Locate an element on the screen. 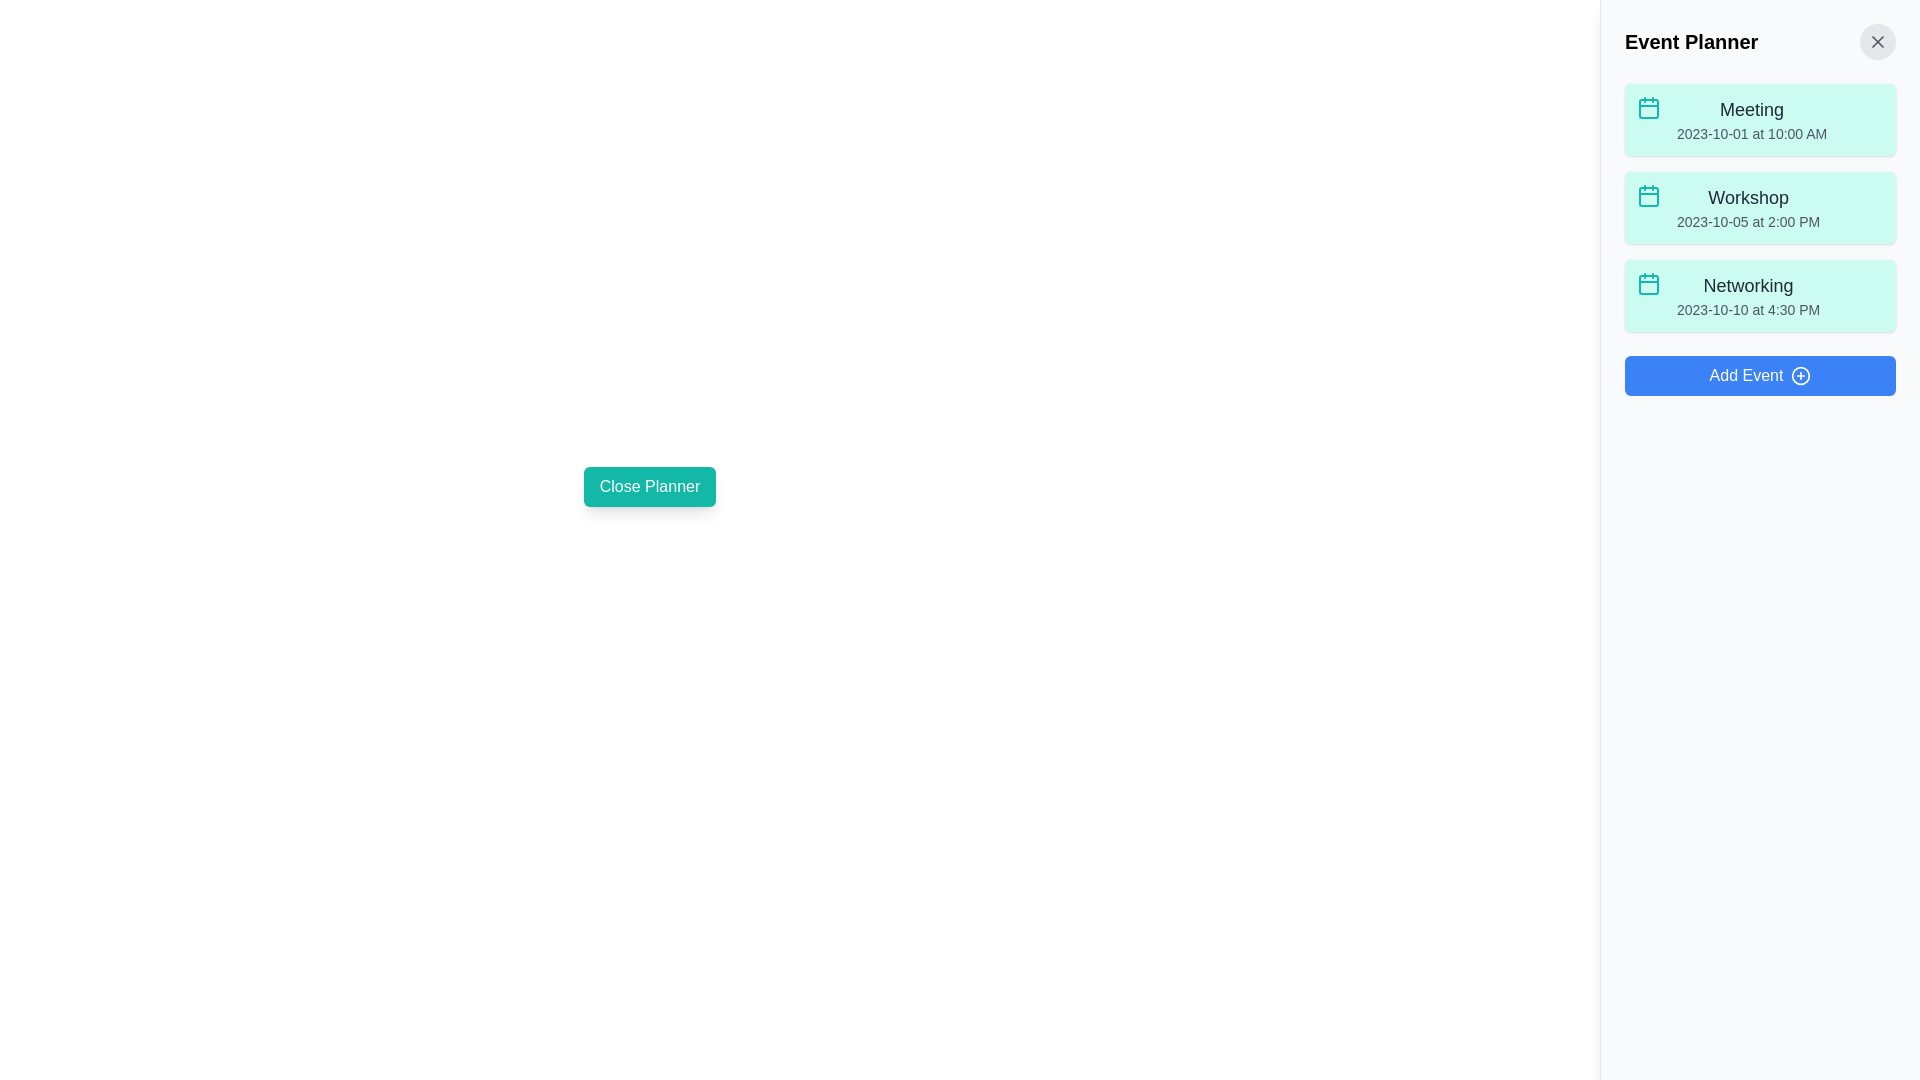 This screenshot has height=1080, width=1920. the details of the 'Networking' event displayed in the Text Block, which includes the title and scheduled date and time is located at coordinates (1747, 296).